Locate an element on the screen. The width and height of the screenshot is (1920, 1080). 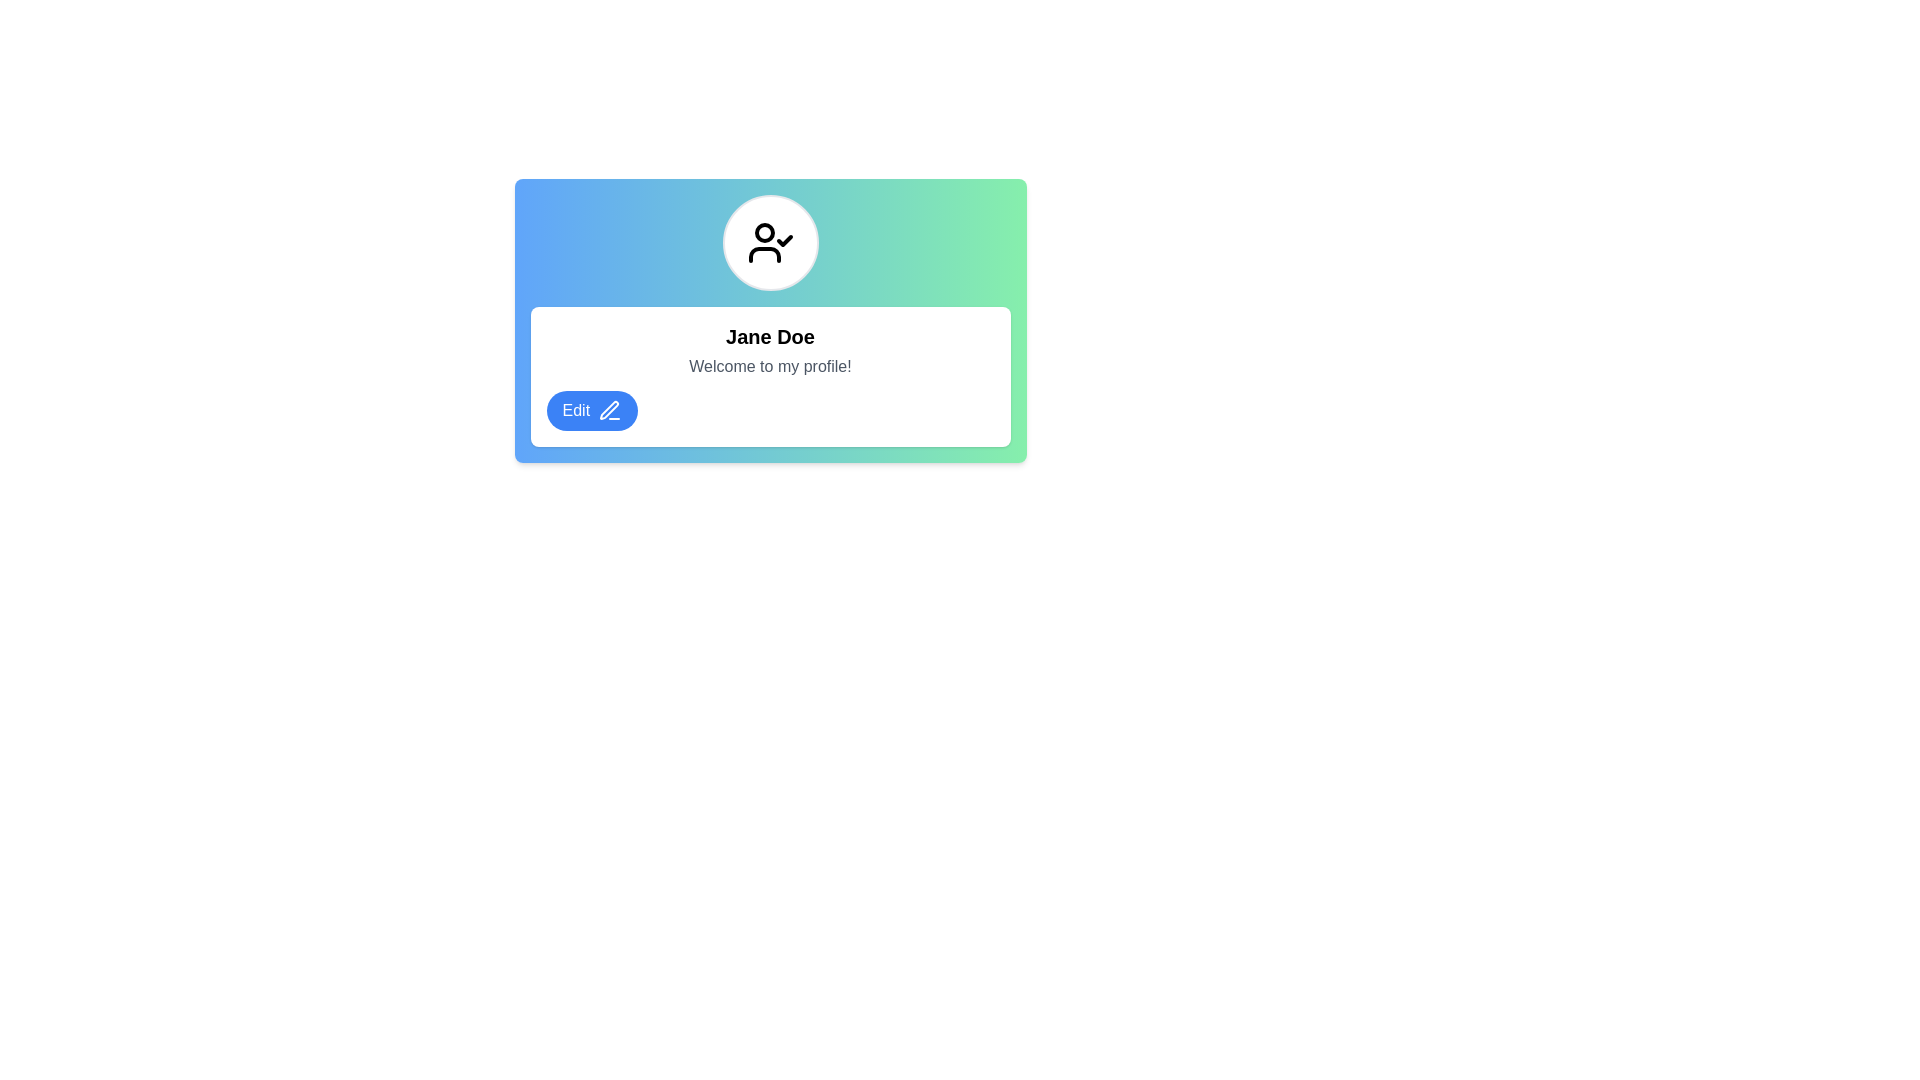
the decorative SVG Circle that is part of the user icon with a checkmark, located in the center of the interface is located at coordinates (763, 231).